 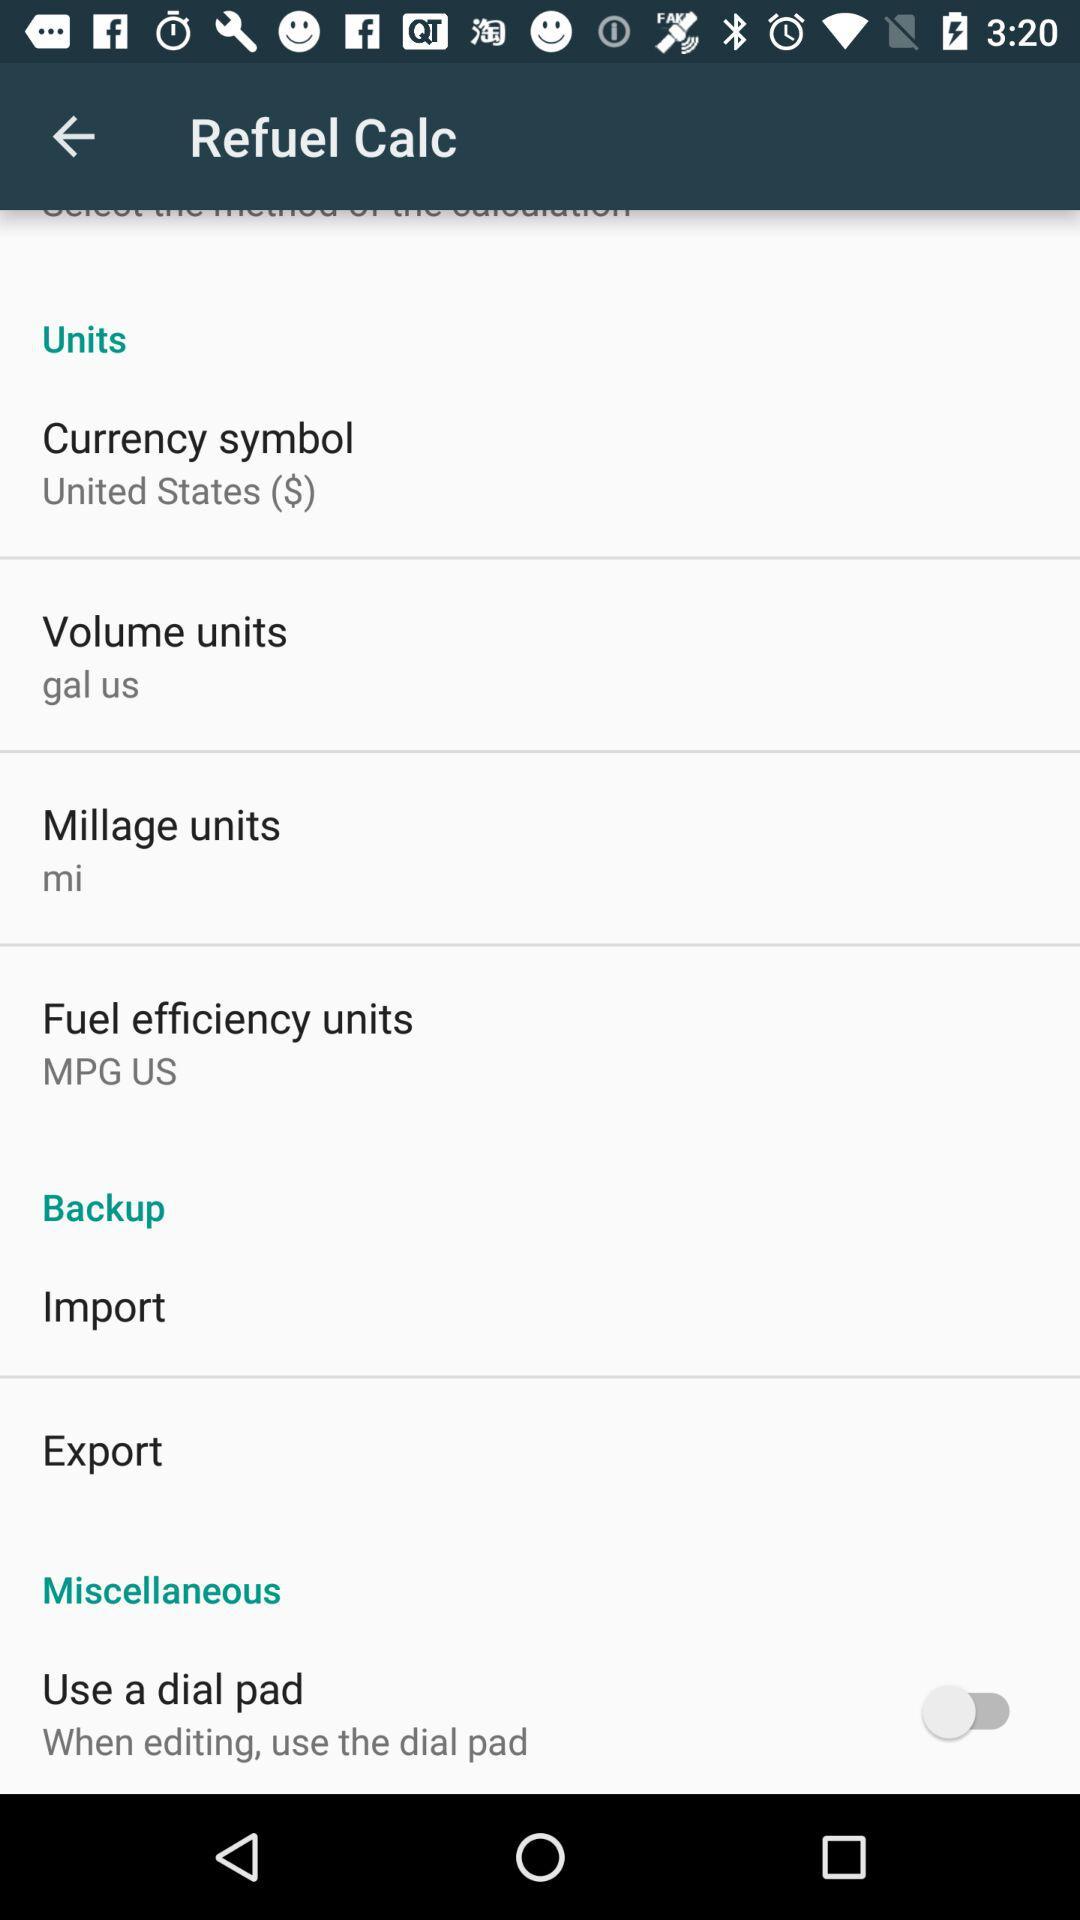 What do you see at coordinates (61, 876) in the screenshot?
I see `the icon above the fuel efficiency units app` at bounding box center [61, 876].